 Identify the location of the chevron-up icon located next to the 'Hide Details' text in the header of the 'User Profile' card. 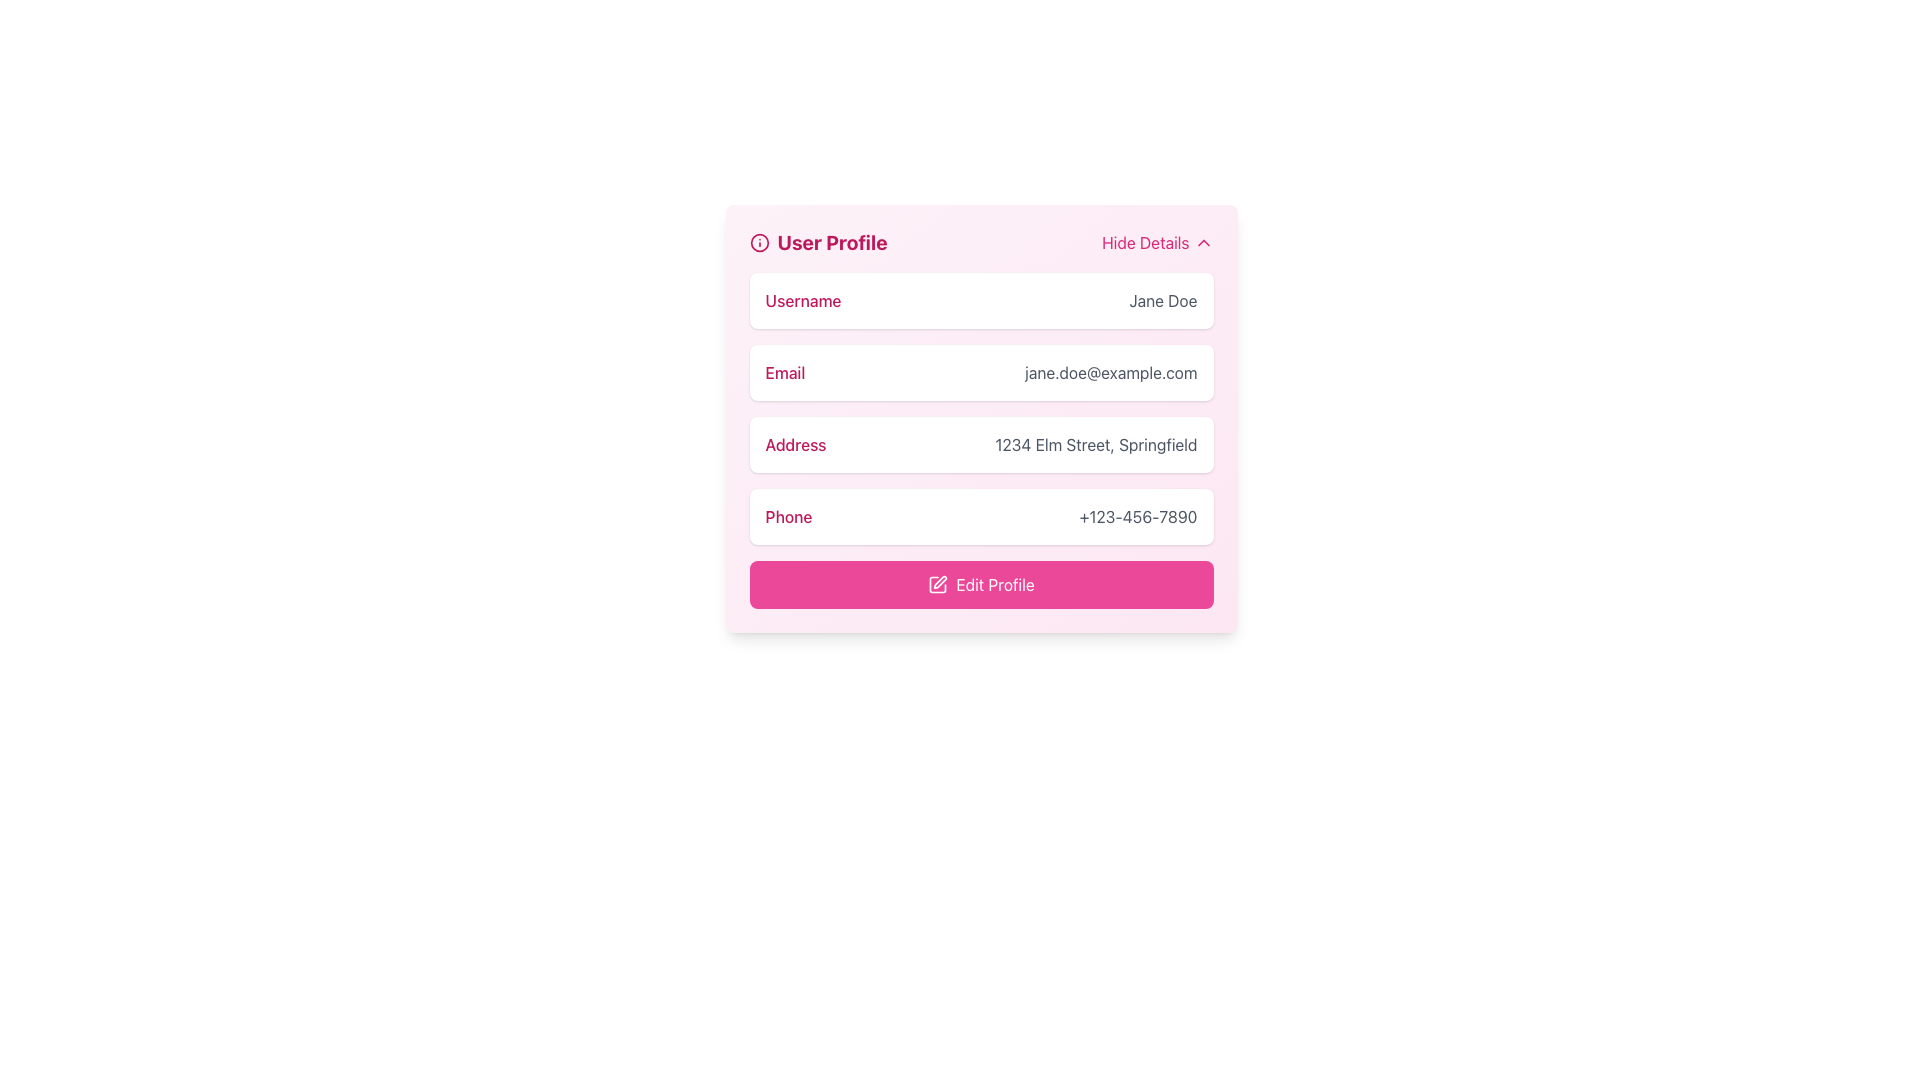
(1202, 242).